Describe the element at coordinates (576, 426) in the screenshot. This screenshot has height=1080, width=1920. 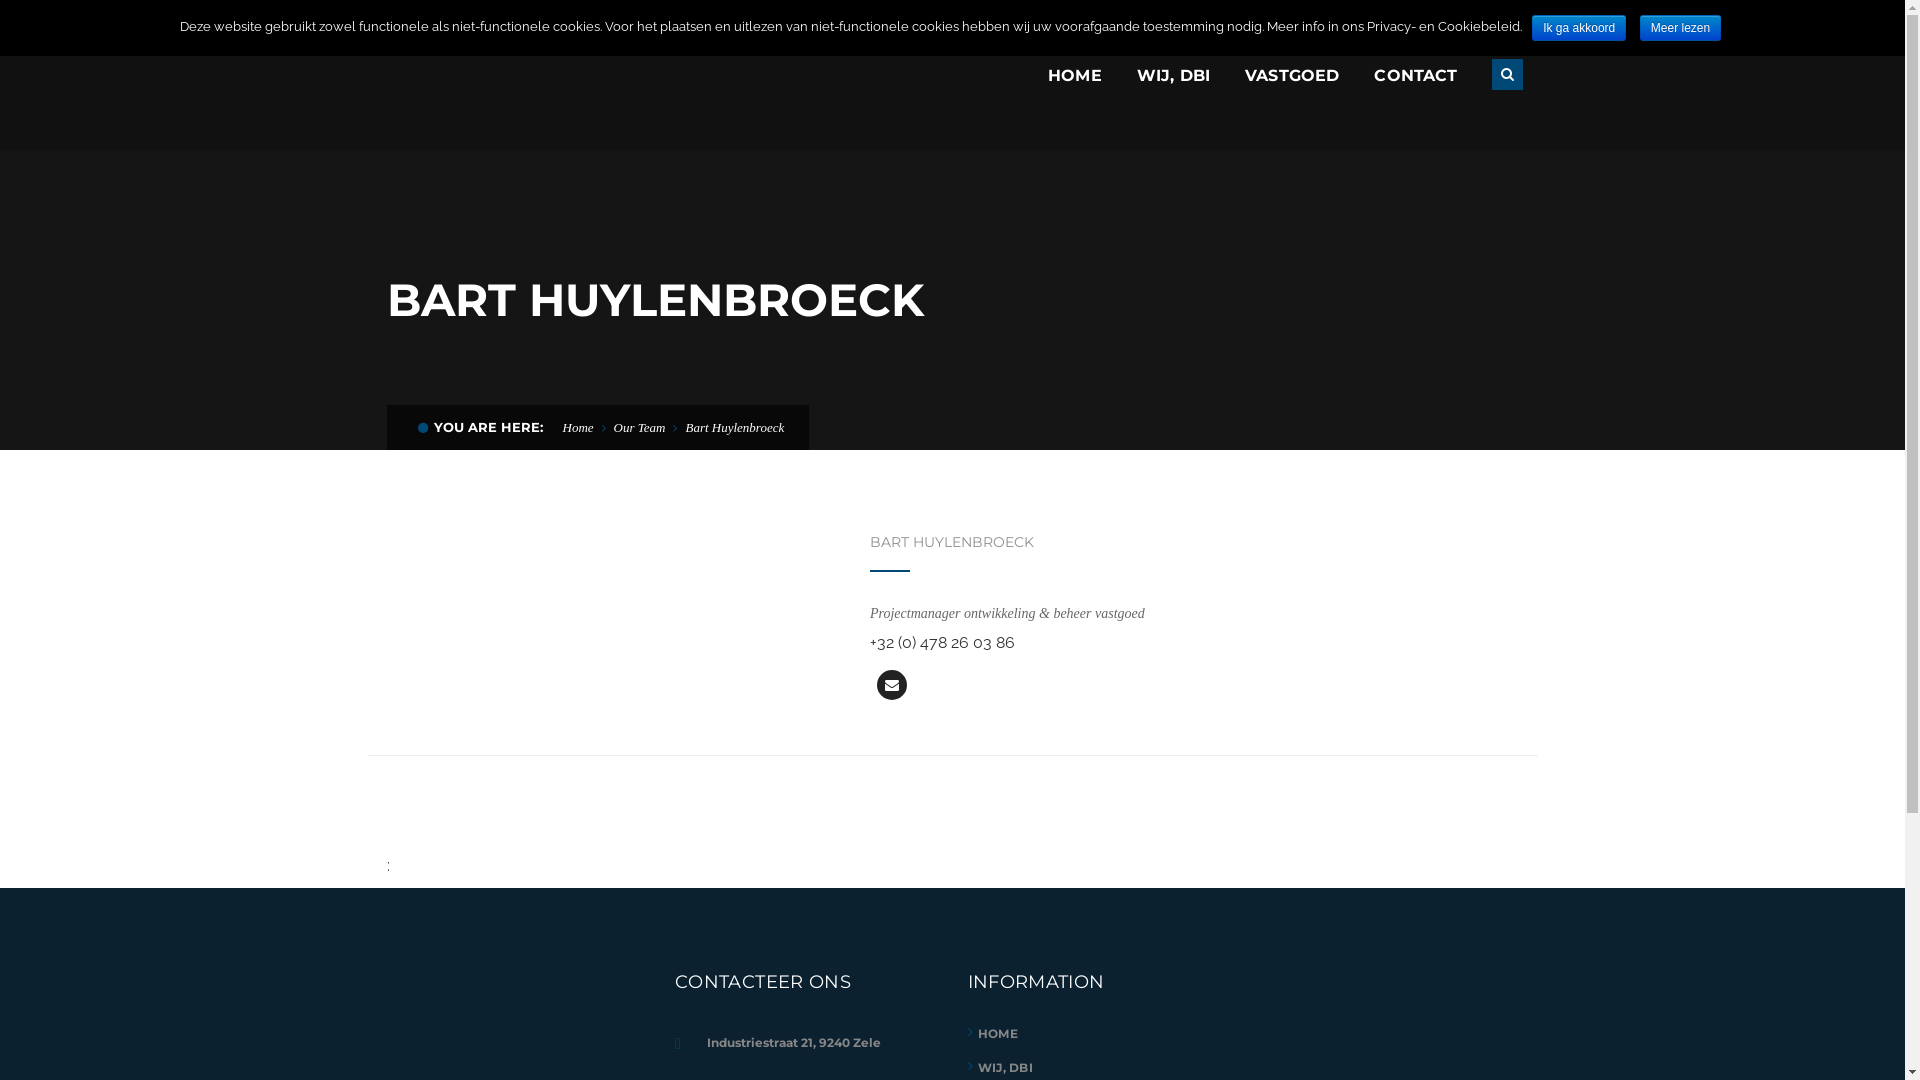
I see `'Home'` at that location.